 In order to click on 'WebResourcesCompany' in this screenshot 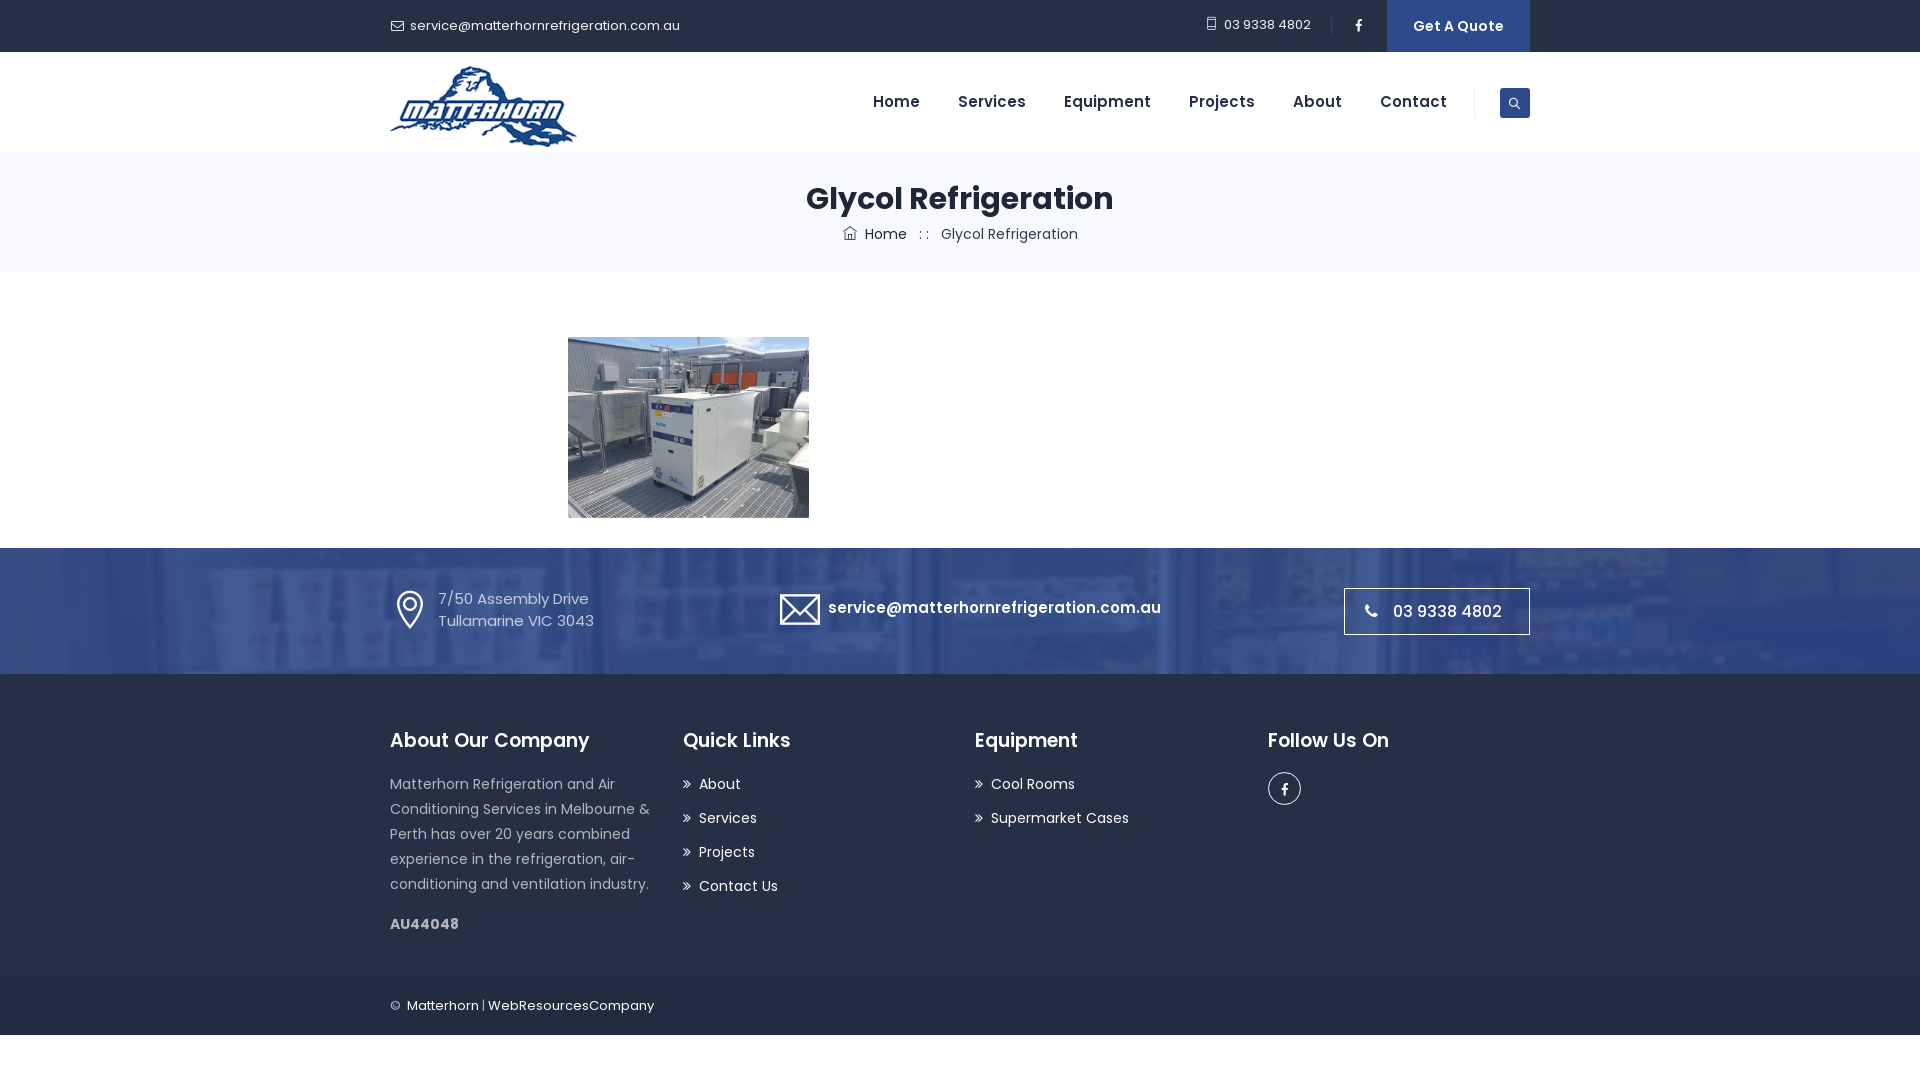, I will do `click(570, 1005)`.